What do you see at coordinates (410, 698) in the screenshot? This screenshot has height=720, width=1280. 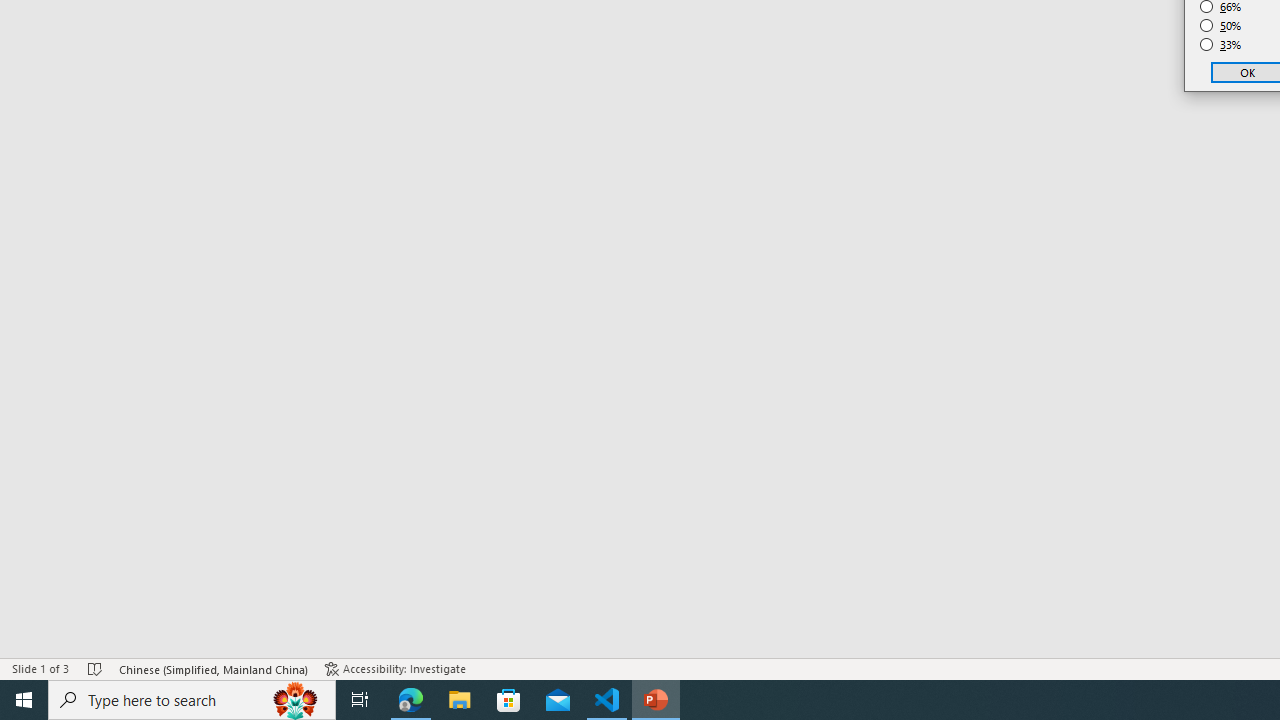 I see `'Microsoft Edge - 1 running window'` at bounding box center [410, 698].